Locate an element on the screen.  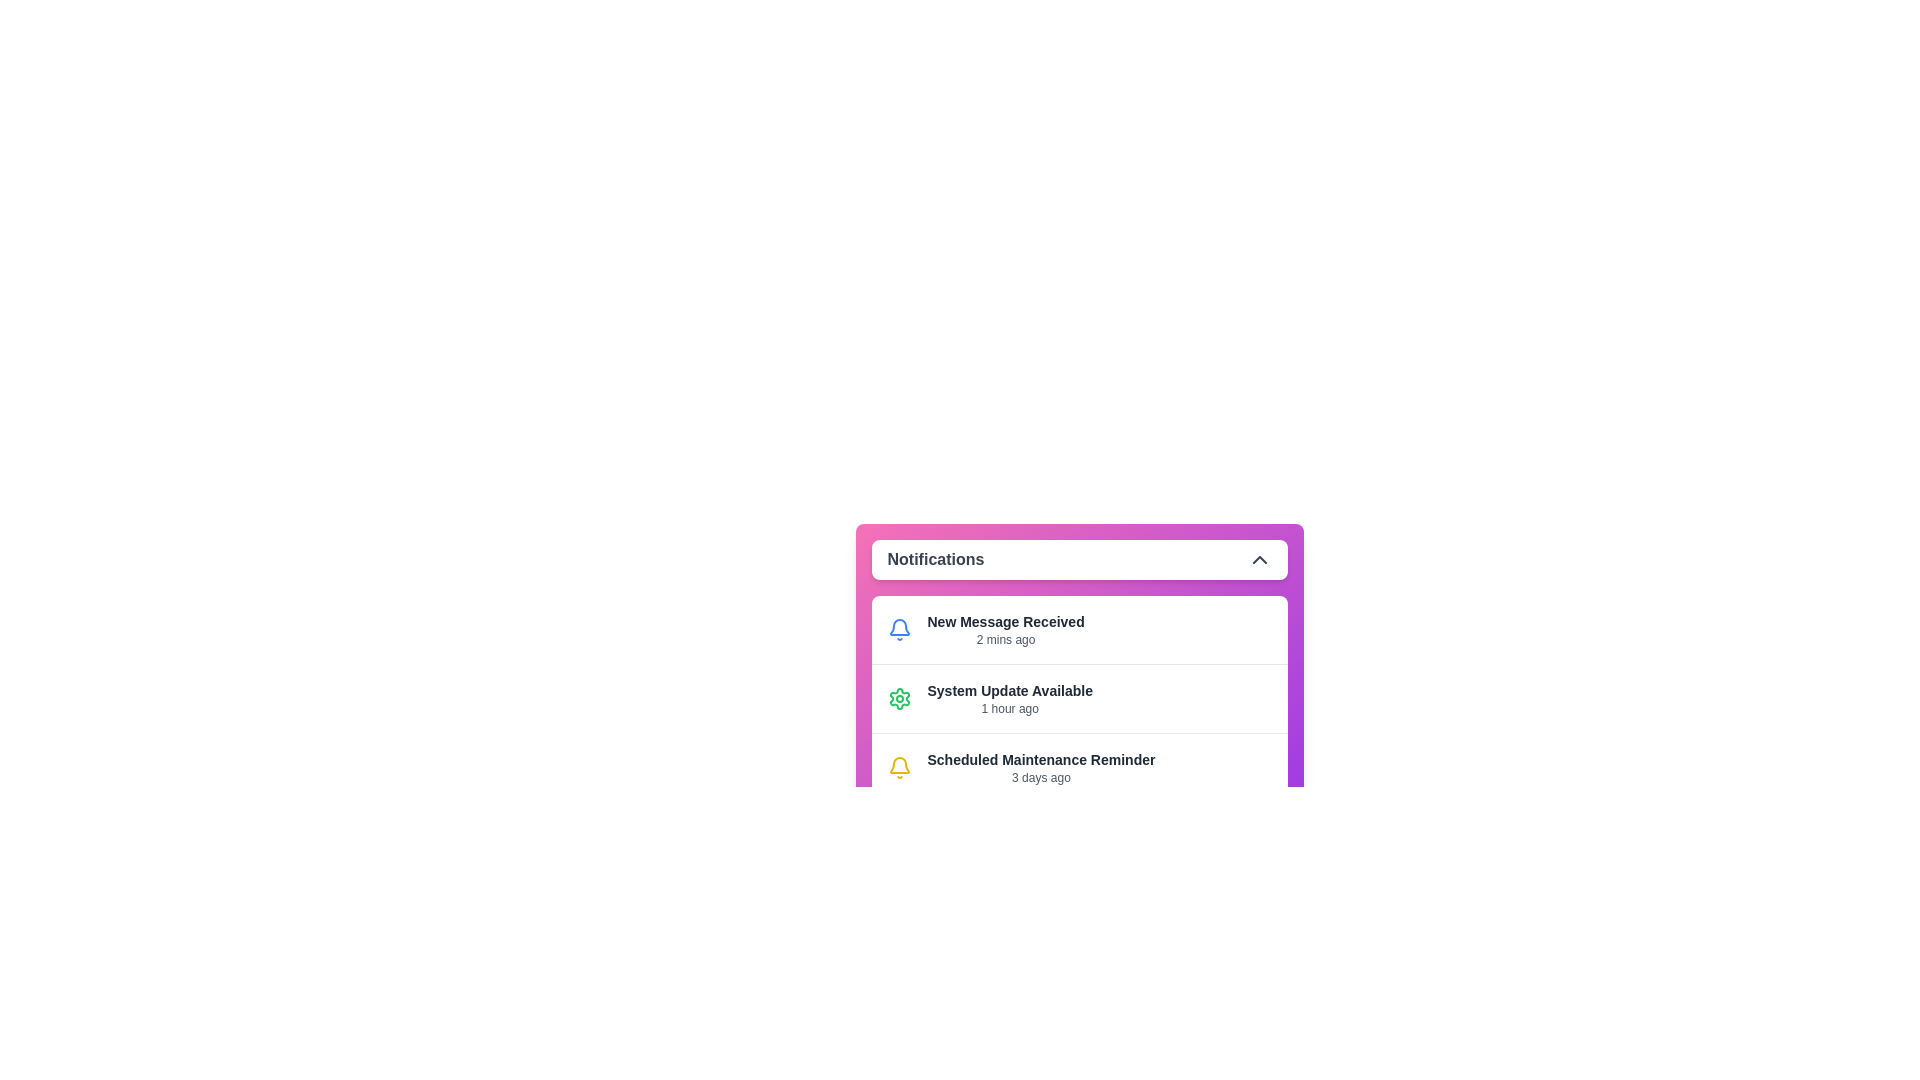
text displayed in the notification card, which says 'New Message Received' followed by '2 mins ago' is located at coordinates (1006, 628).